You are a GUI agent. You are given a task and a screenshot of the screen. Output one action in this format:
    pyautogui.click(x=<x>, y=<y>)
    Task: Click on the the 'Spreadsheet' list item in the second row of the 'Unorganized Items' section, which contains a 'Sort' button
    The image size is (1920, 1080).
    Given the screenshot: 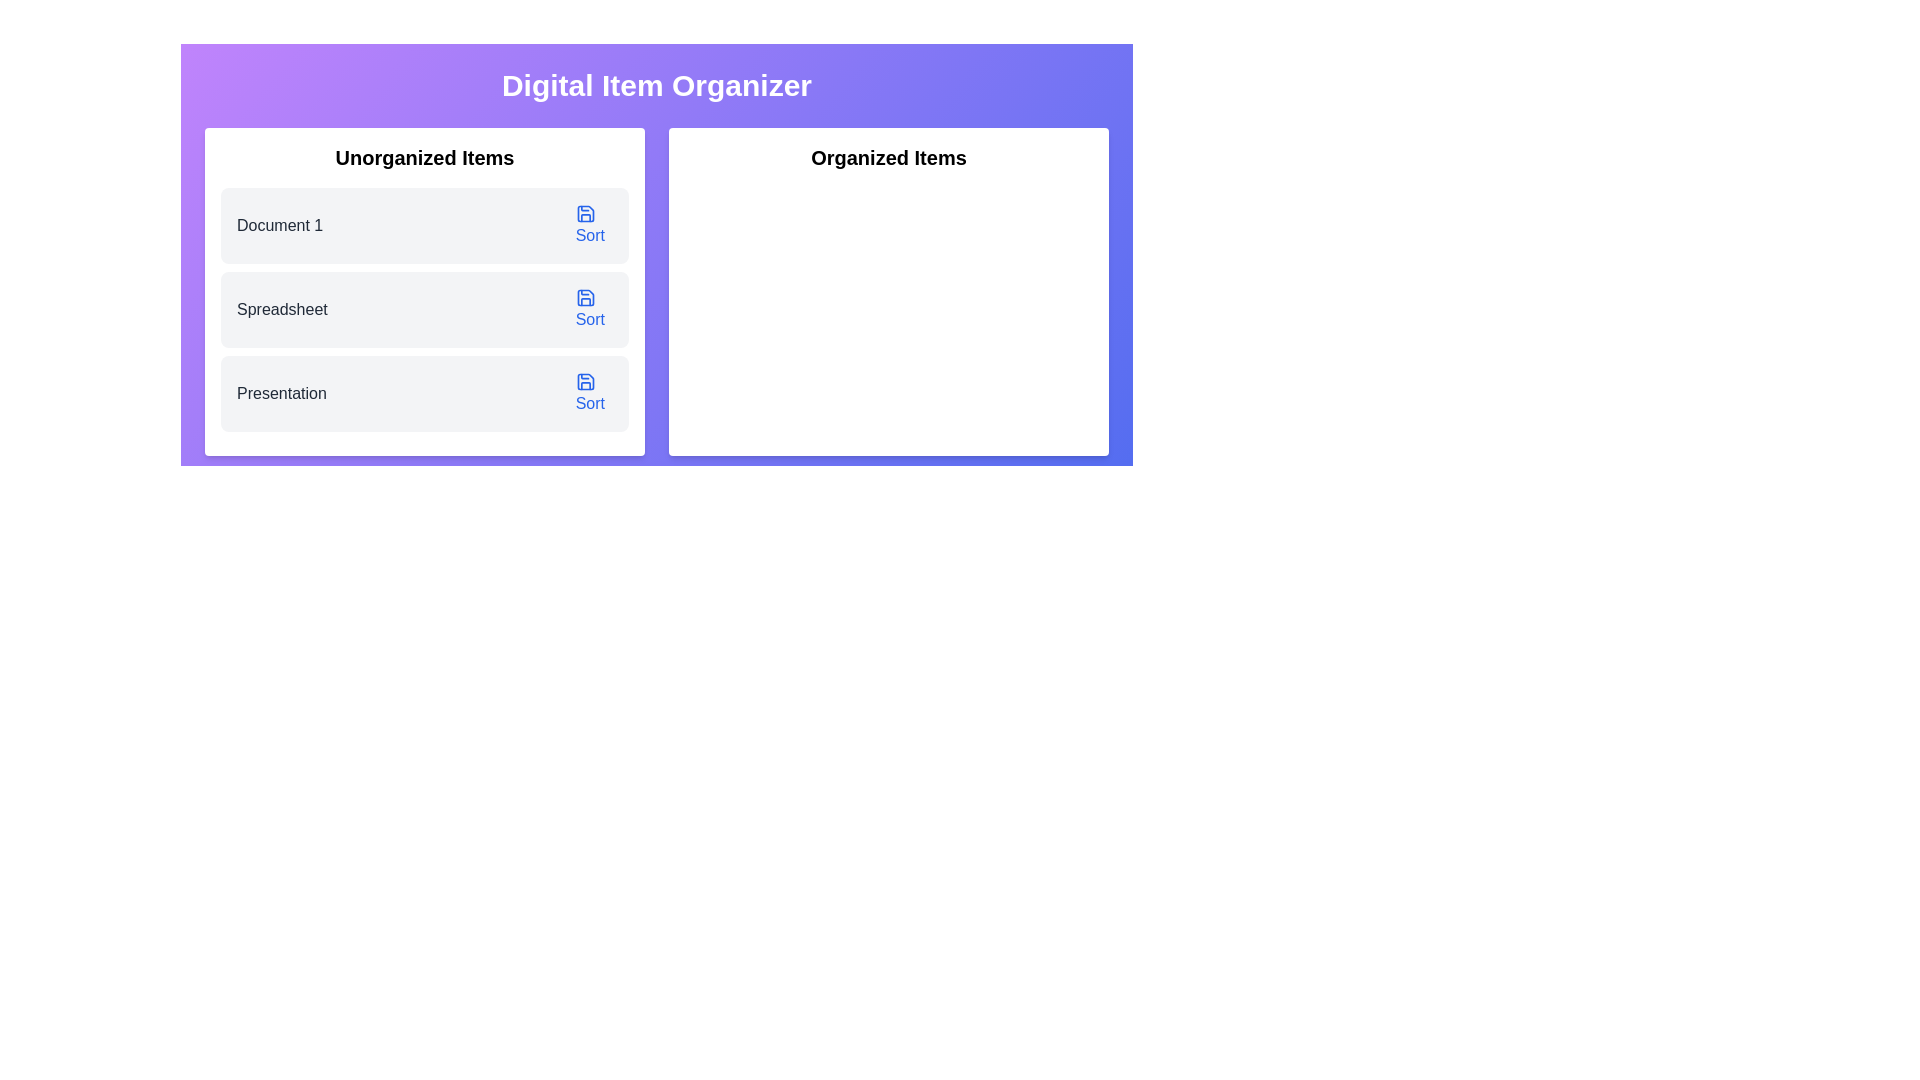 What is the action you would take?
    pyautogui.click(x=424, y=309)
    